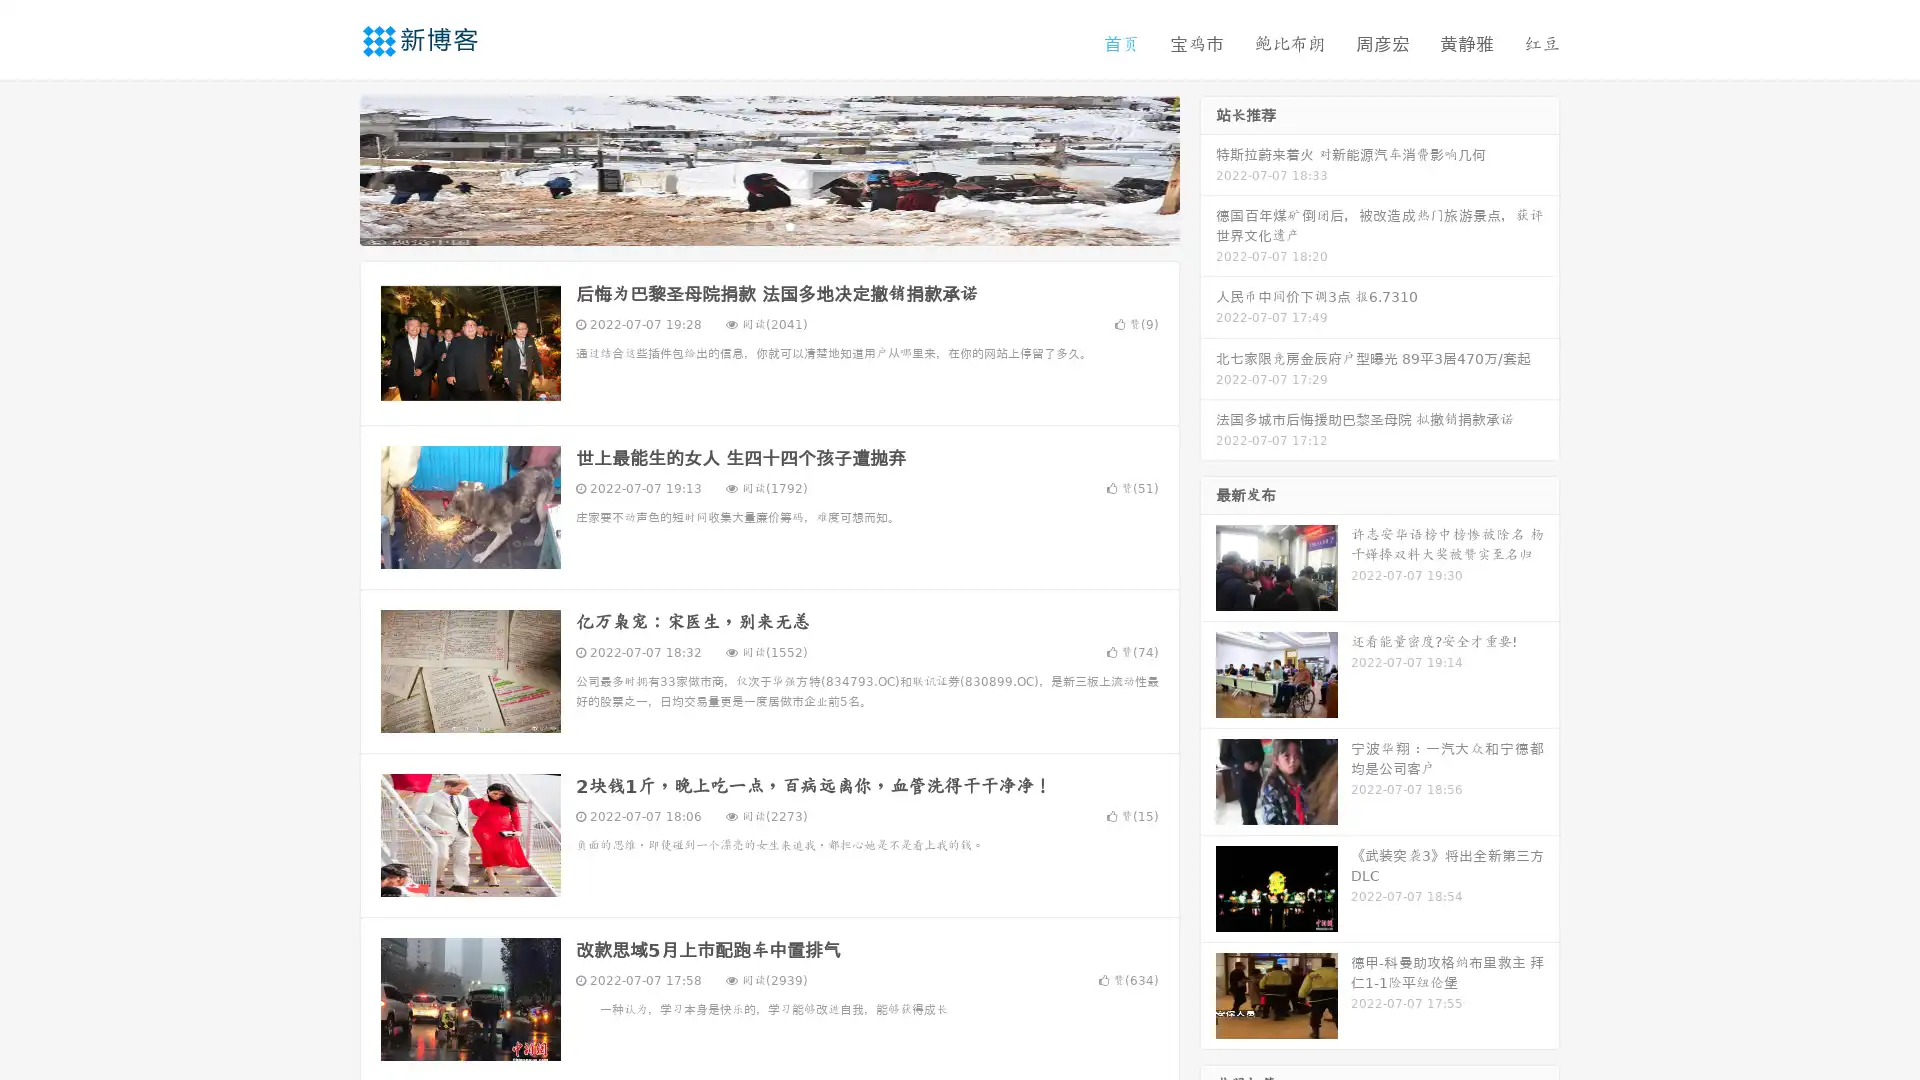 The width and height of the screenshot is (1920, 1080). What do you see at coordinates (748, 225) in the screenshot?
I see `Go to slide 1` at bounding box center [748, 225].